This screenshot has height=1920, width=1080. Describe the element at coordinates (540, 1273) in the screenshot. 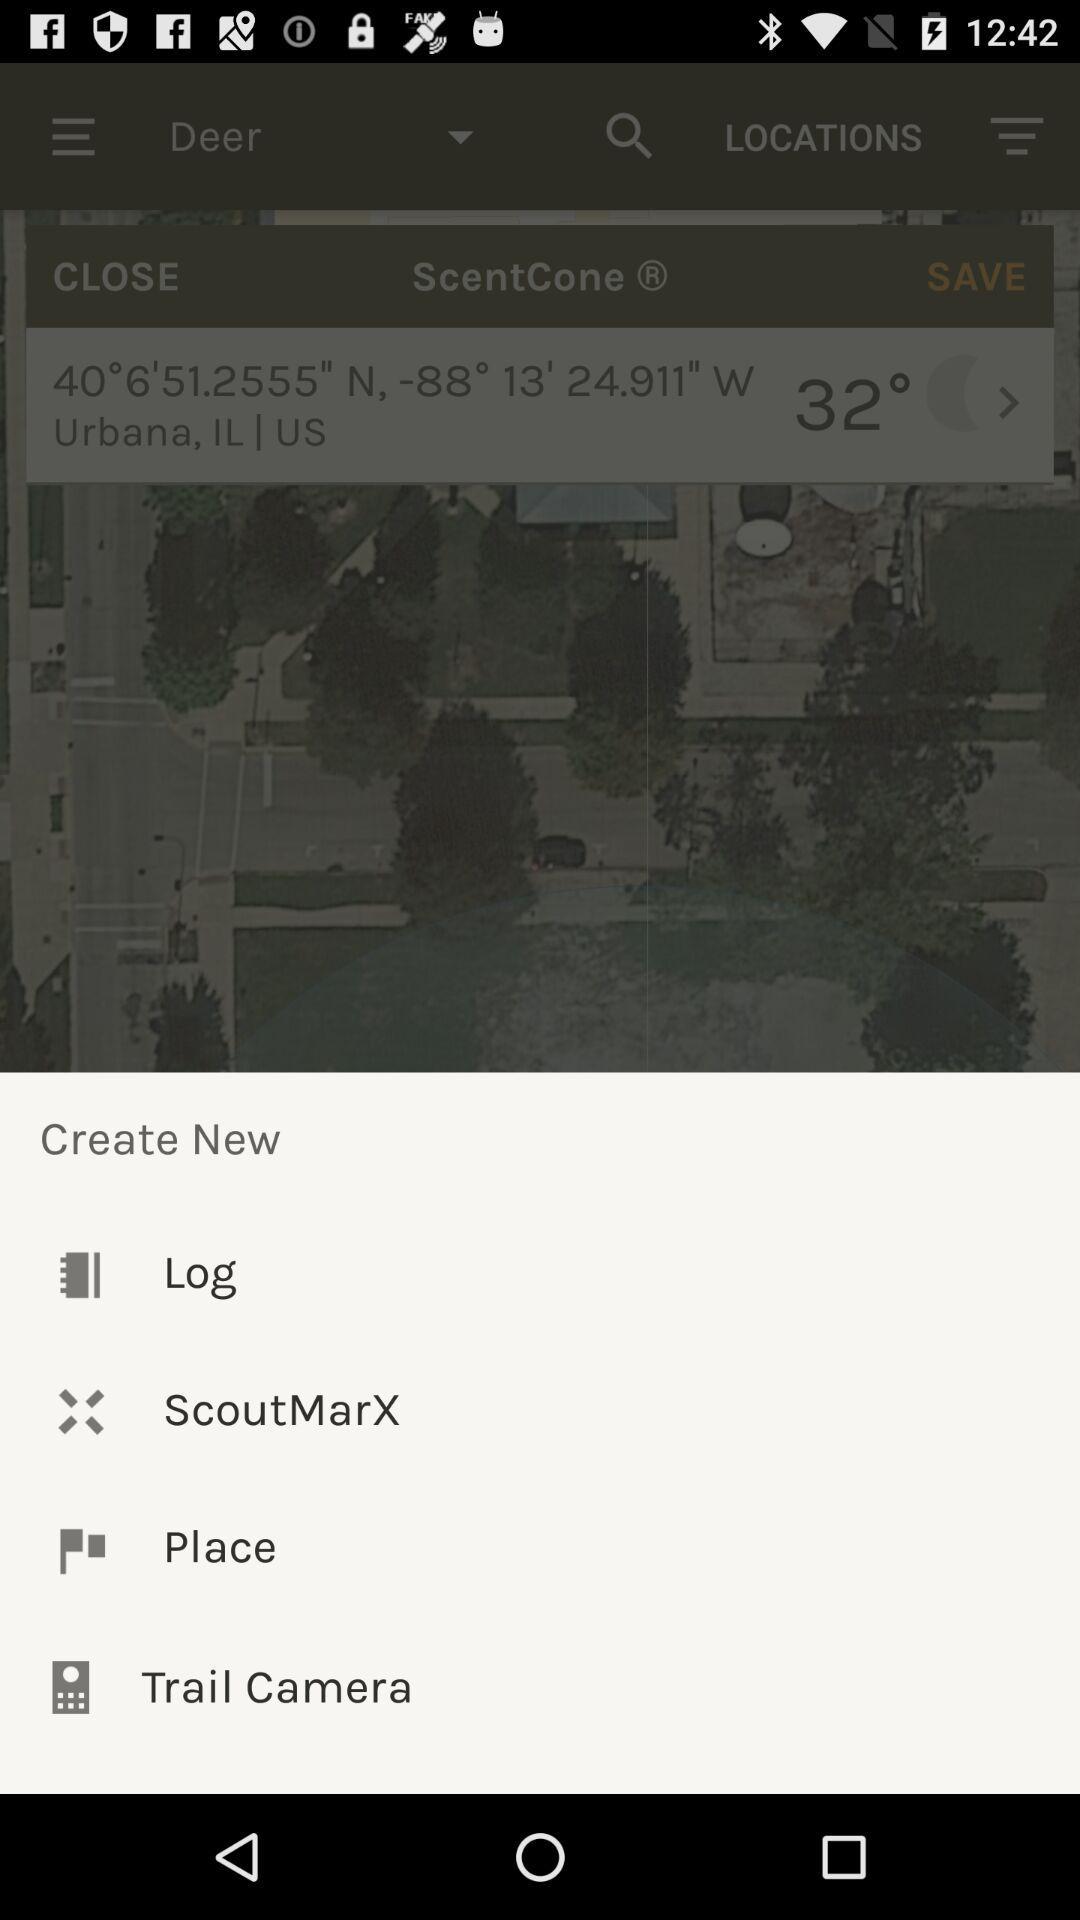

I see `the item above the scoutmarx item` at that location.